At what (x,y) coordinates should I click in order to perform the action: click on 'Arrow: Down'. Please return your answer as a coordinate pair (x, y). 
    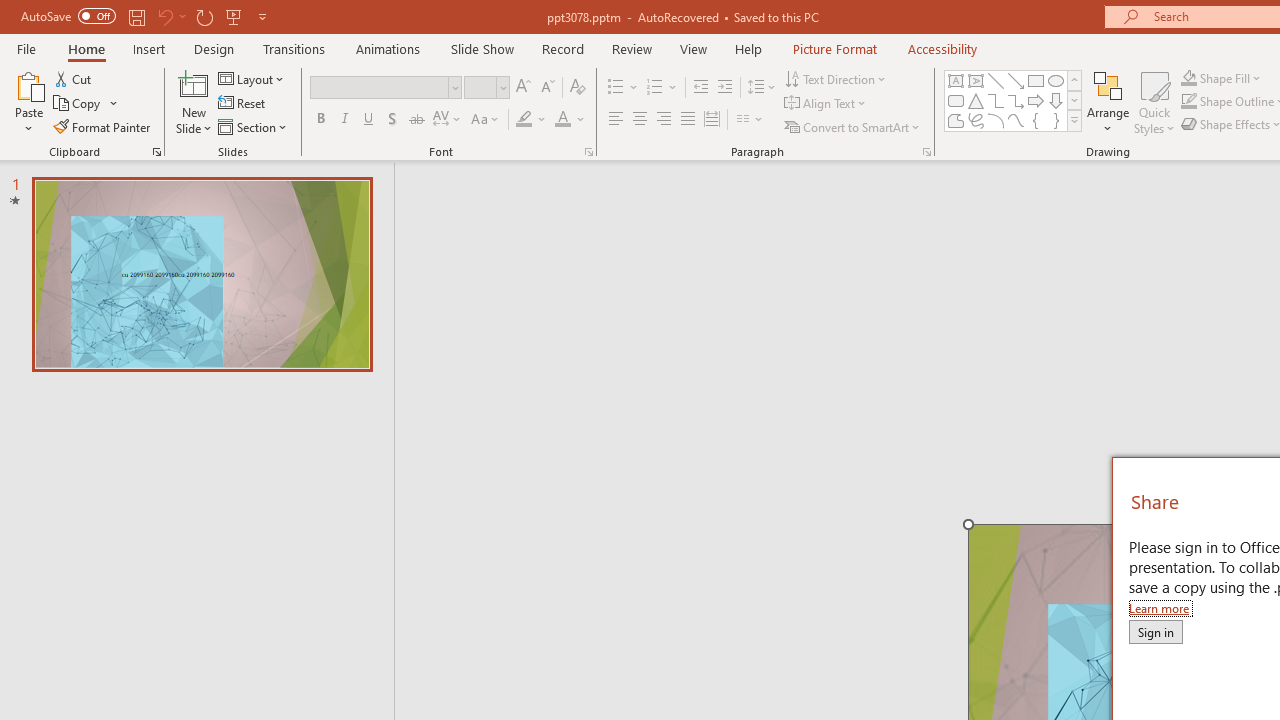
    Looking at the image, I should click on (1055, 100).